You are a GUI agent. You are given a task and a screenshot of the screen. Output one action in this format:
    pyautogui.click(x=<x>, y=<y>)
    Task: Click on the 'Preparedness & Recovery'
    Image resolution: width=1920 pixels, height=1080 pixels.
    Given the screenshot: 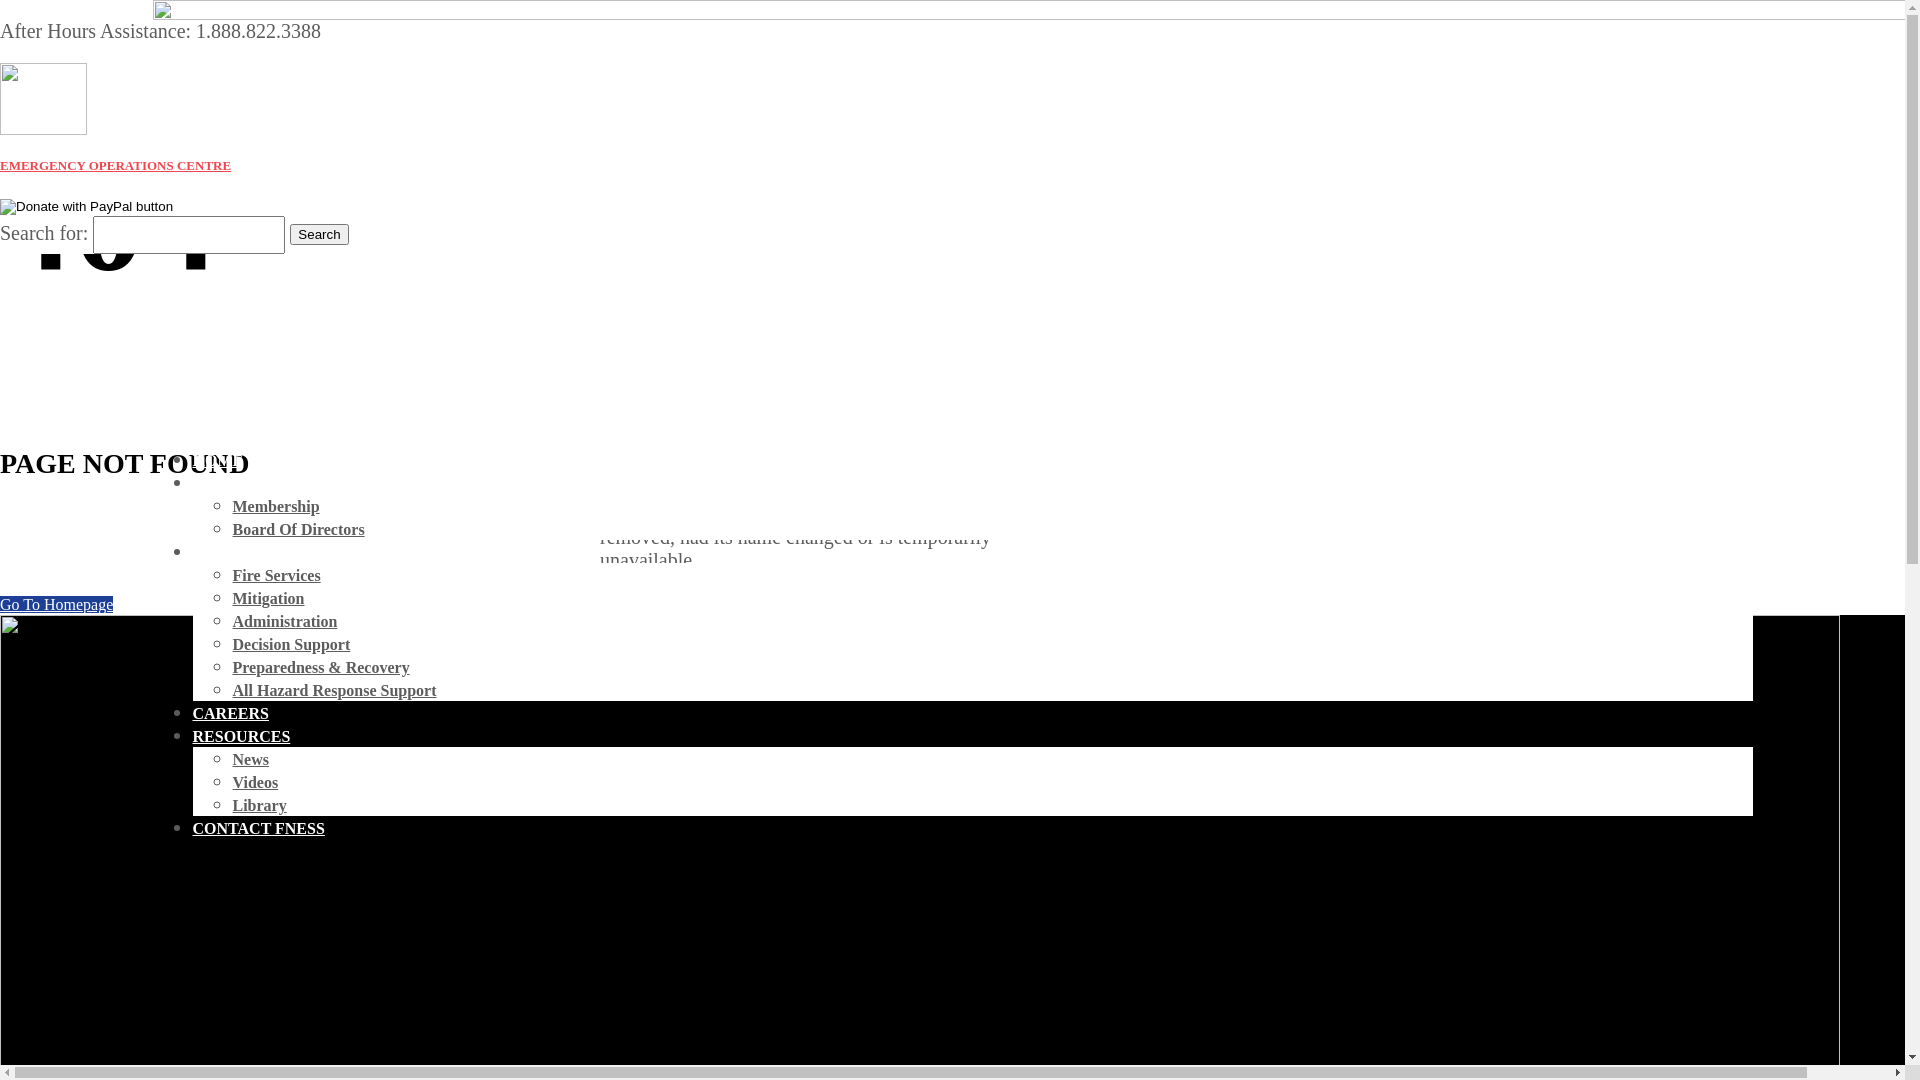 What is the action you would take?
    pyautogui.click(x=320, y=667)
    